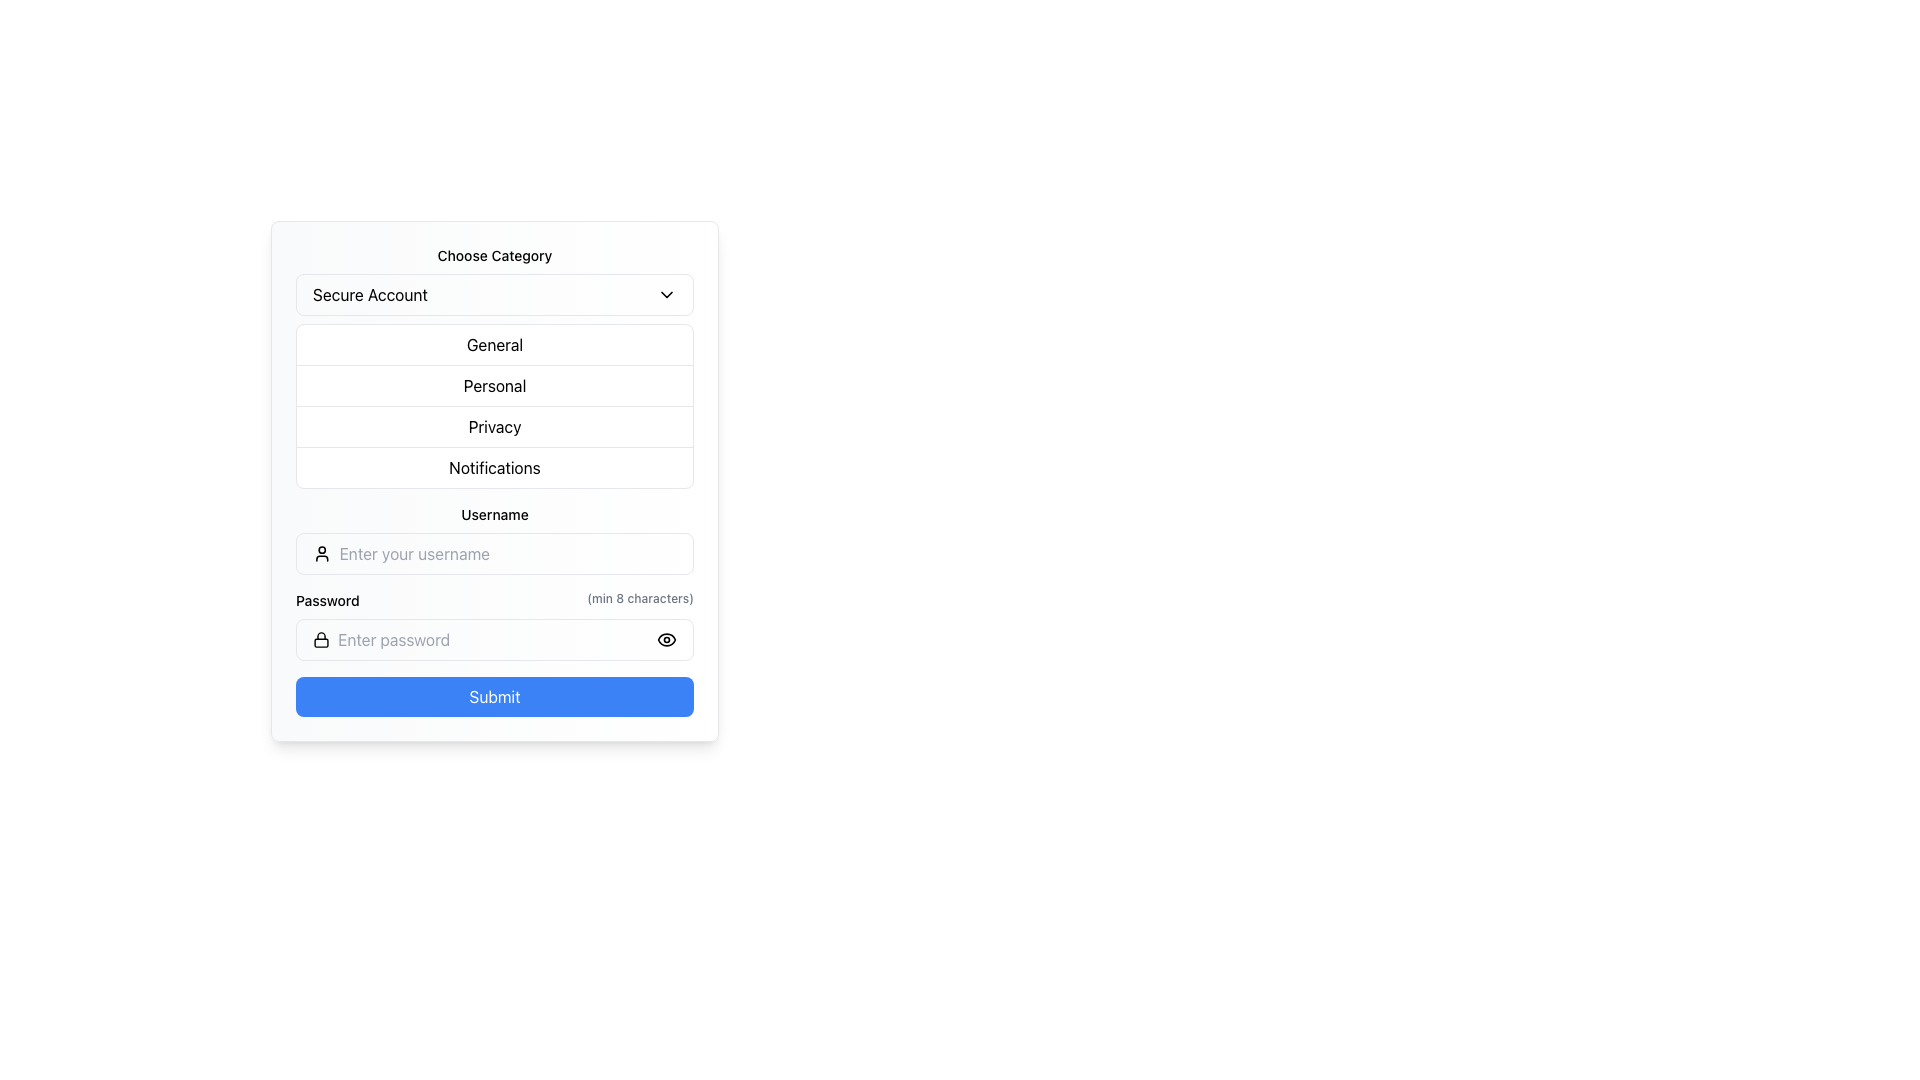 This screenshot has height=1080, width=1920. I want to click on the submit button located at the bottom of the form, so click(494, 696).